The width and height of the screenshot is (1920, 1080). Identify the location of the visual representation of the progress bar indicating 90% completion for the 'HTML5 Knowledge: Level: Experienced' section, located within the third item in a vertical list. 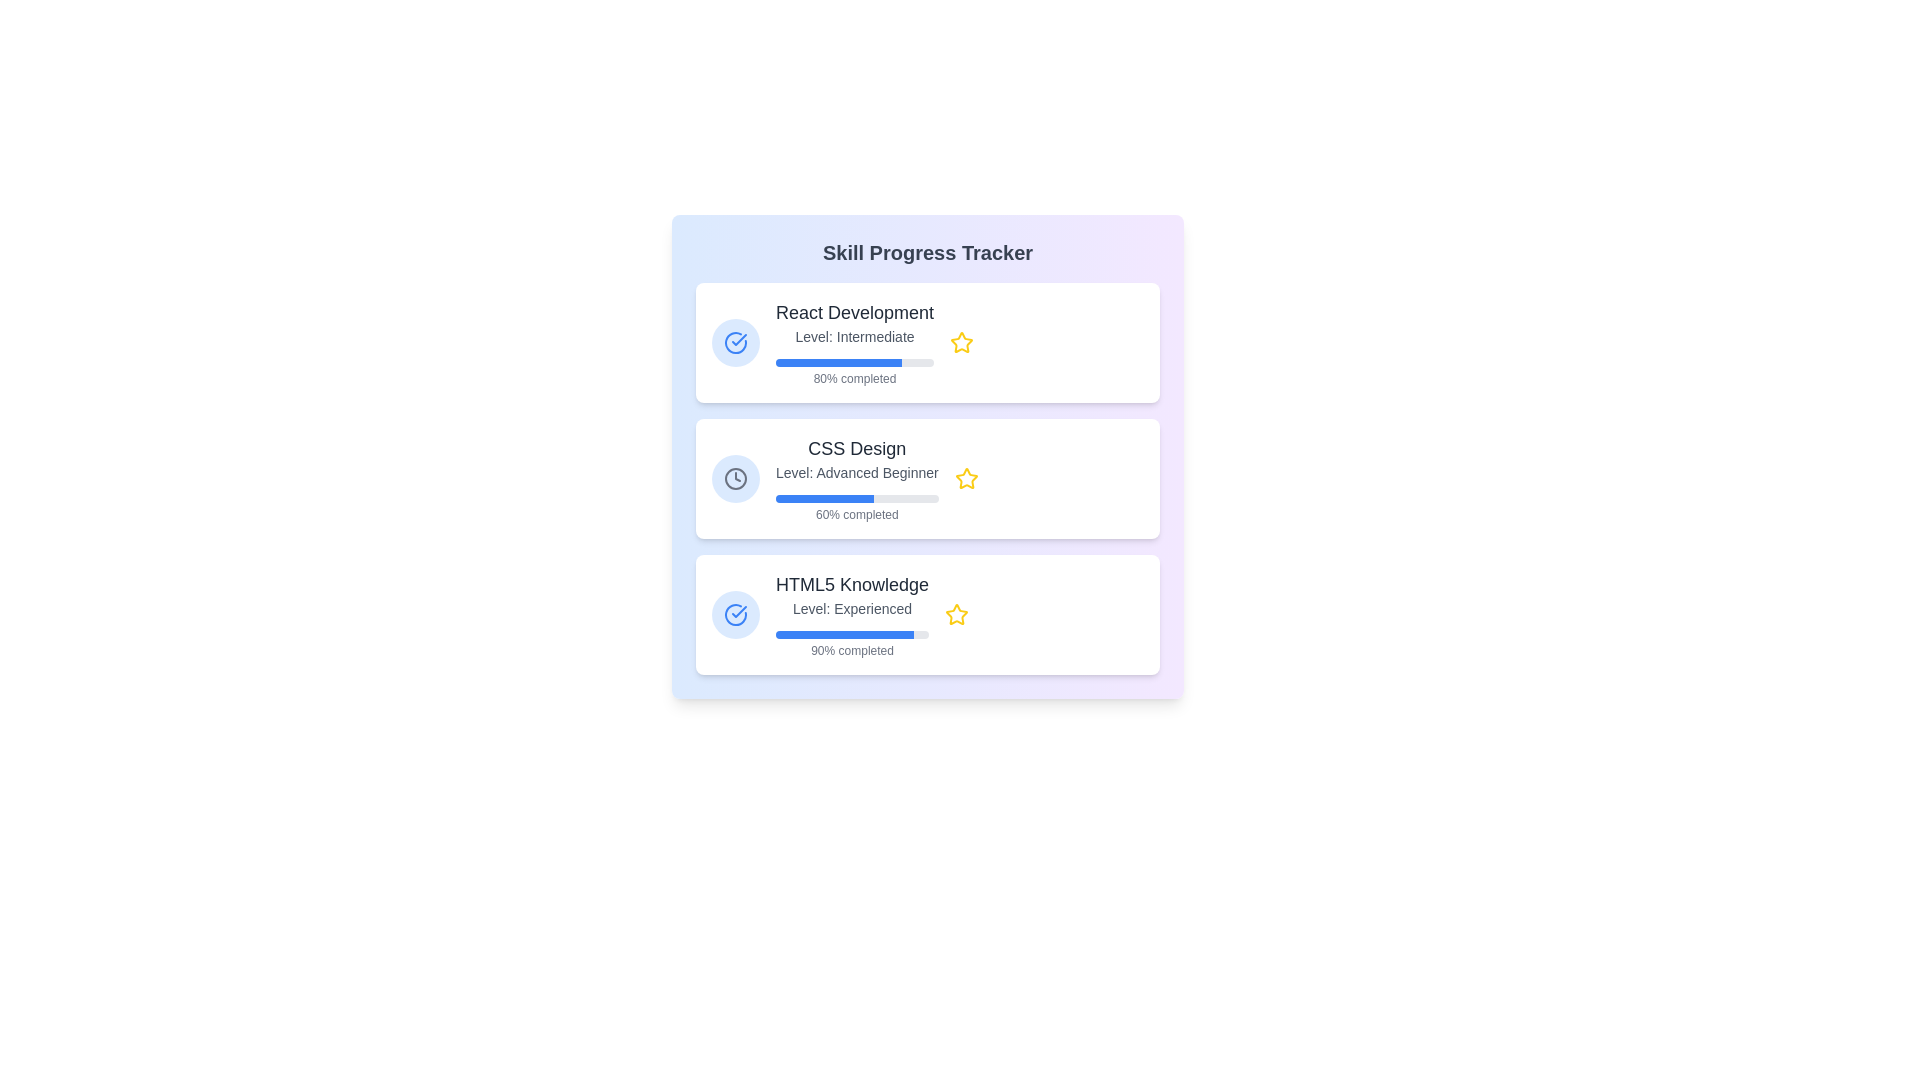
(852, 635).